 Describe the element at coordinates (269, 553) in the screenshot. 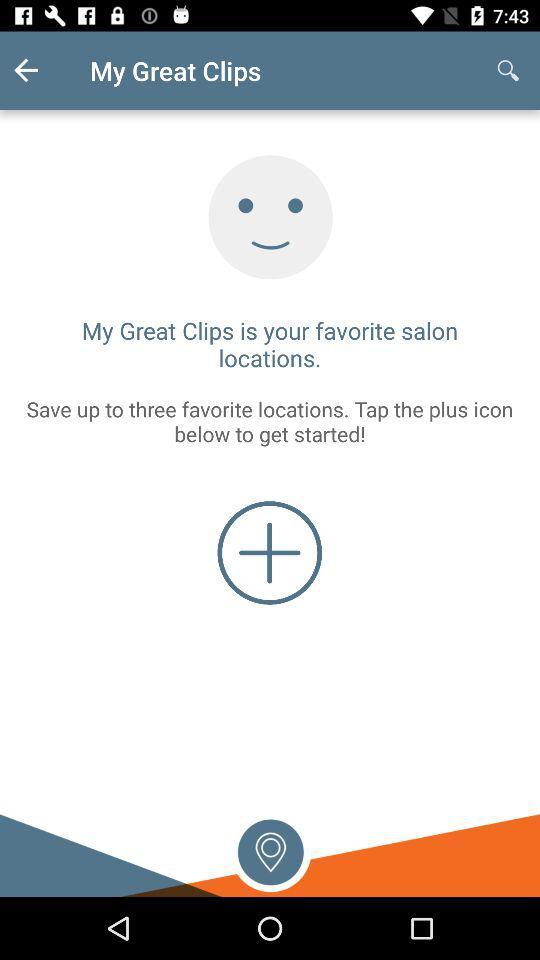

I see `a file/picture` at that location.